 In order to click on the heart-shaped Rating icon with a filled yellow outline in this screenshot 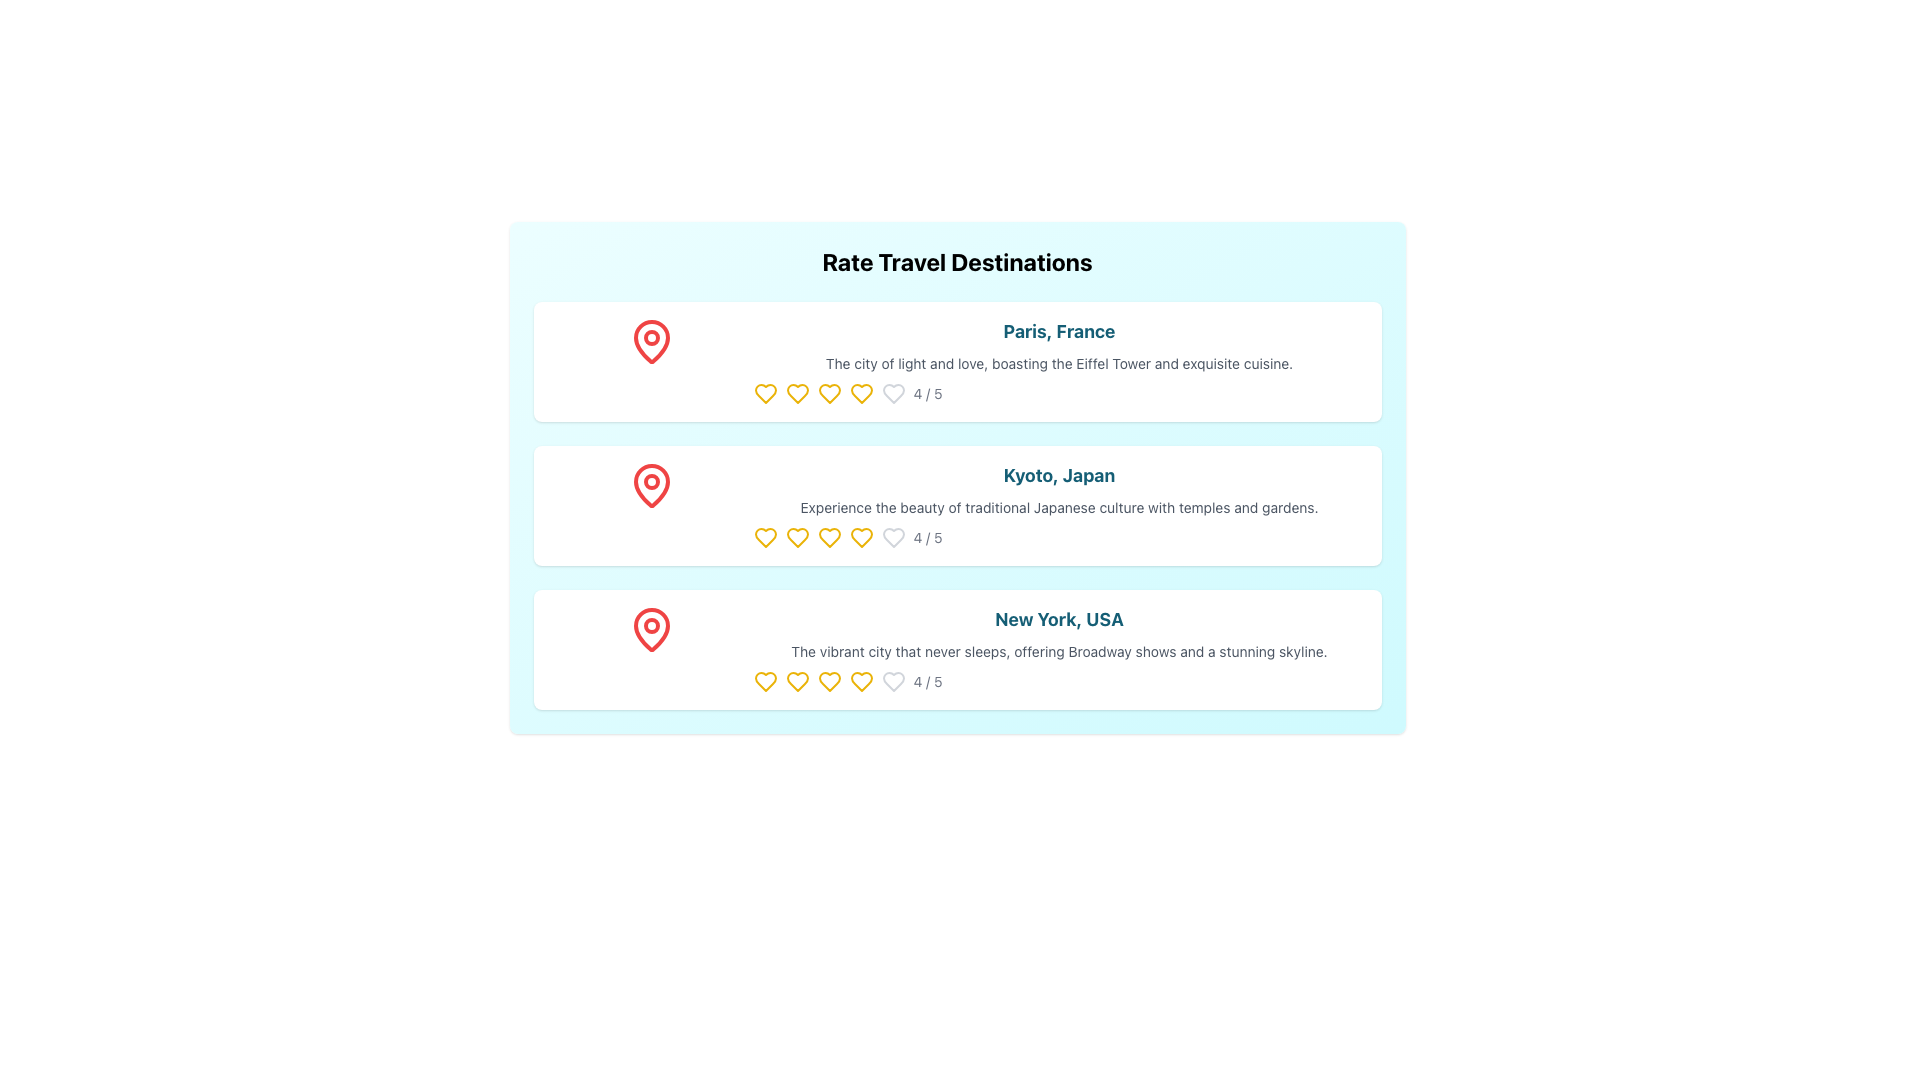, I will do `click(796, 536)`.